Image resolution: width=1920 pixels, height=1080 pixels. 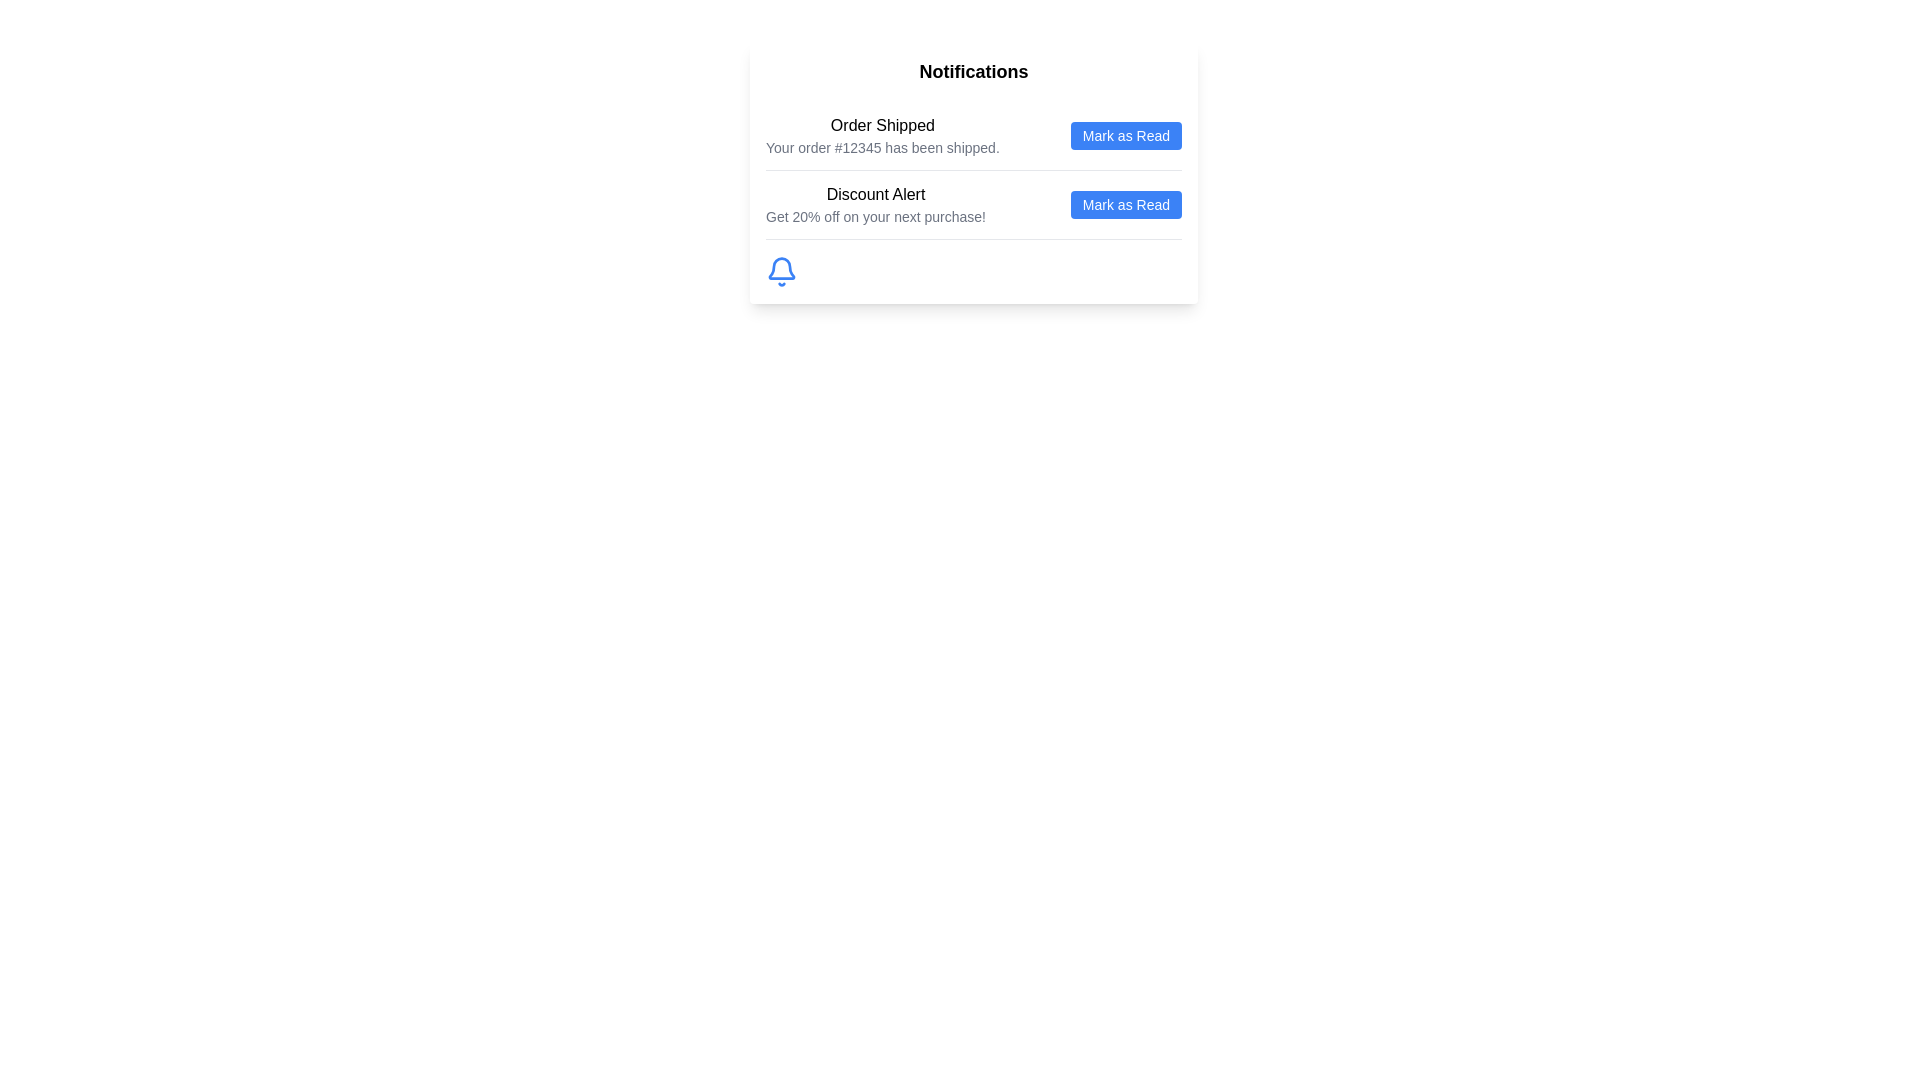 What do you see at coordinates (781, 272) in the screenshot?
I see `the notification icon located below the 'Discount Alert' text in the notification interface` at bounding box center [781, 272].